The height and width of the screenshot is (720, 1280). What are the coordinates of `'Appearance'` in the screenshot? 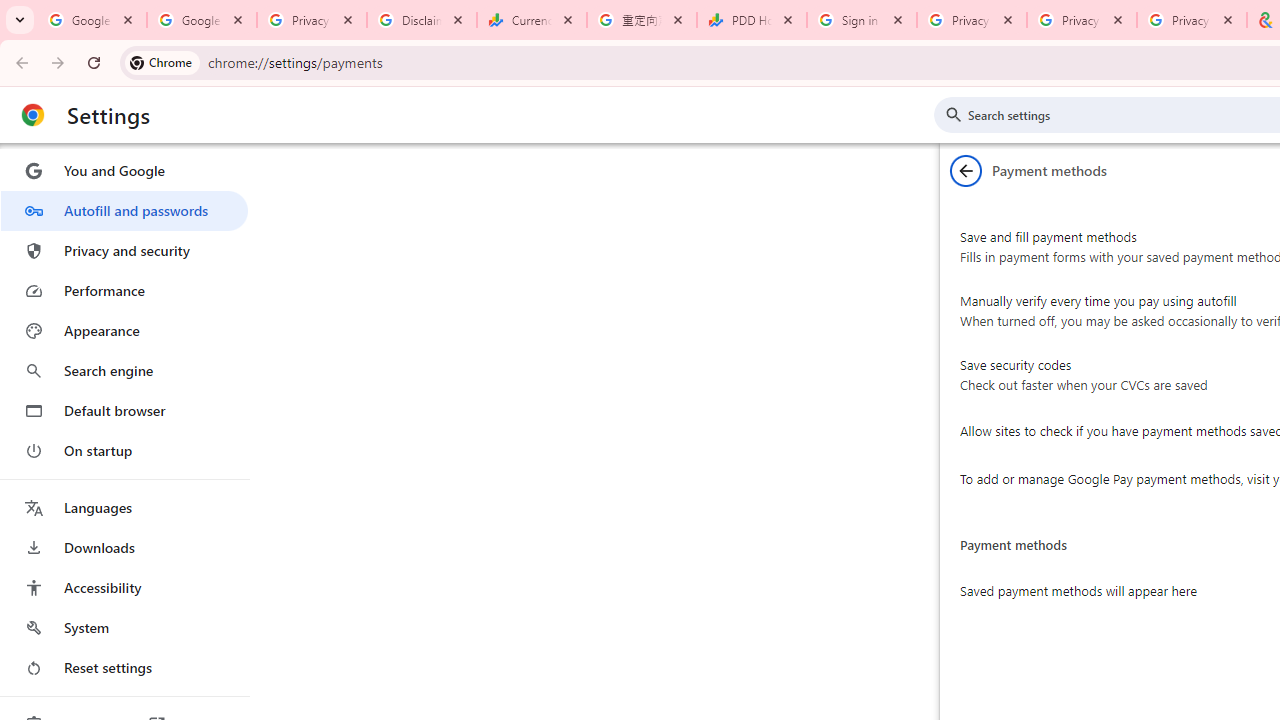 It's located at (123, 330).